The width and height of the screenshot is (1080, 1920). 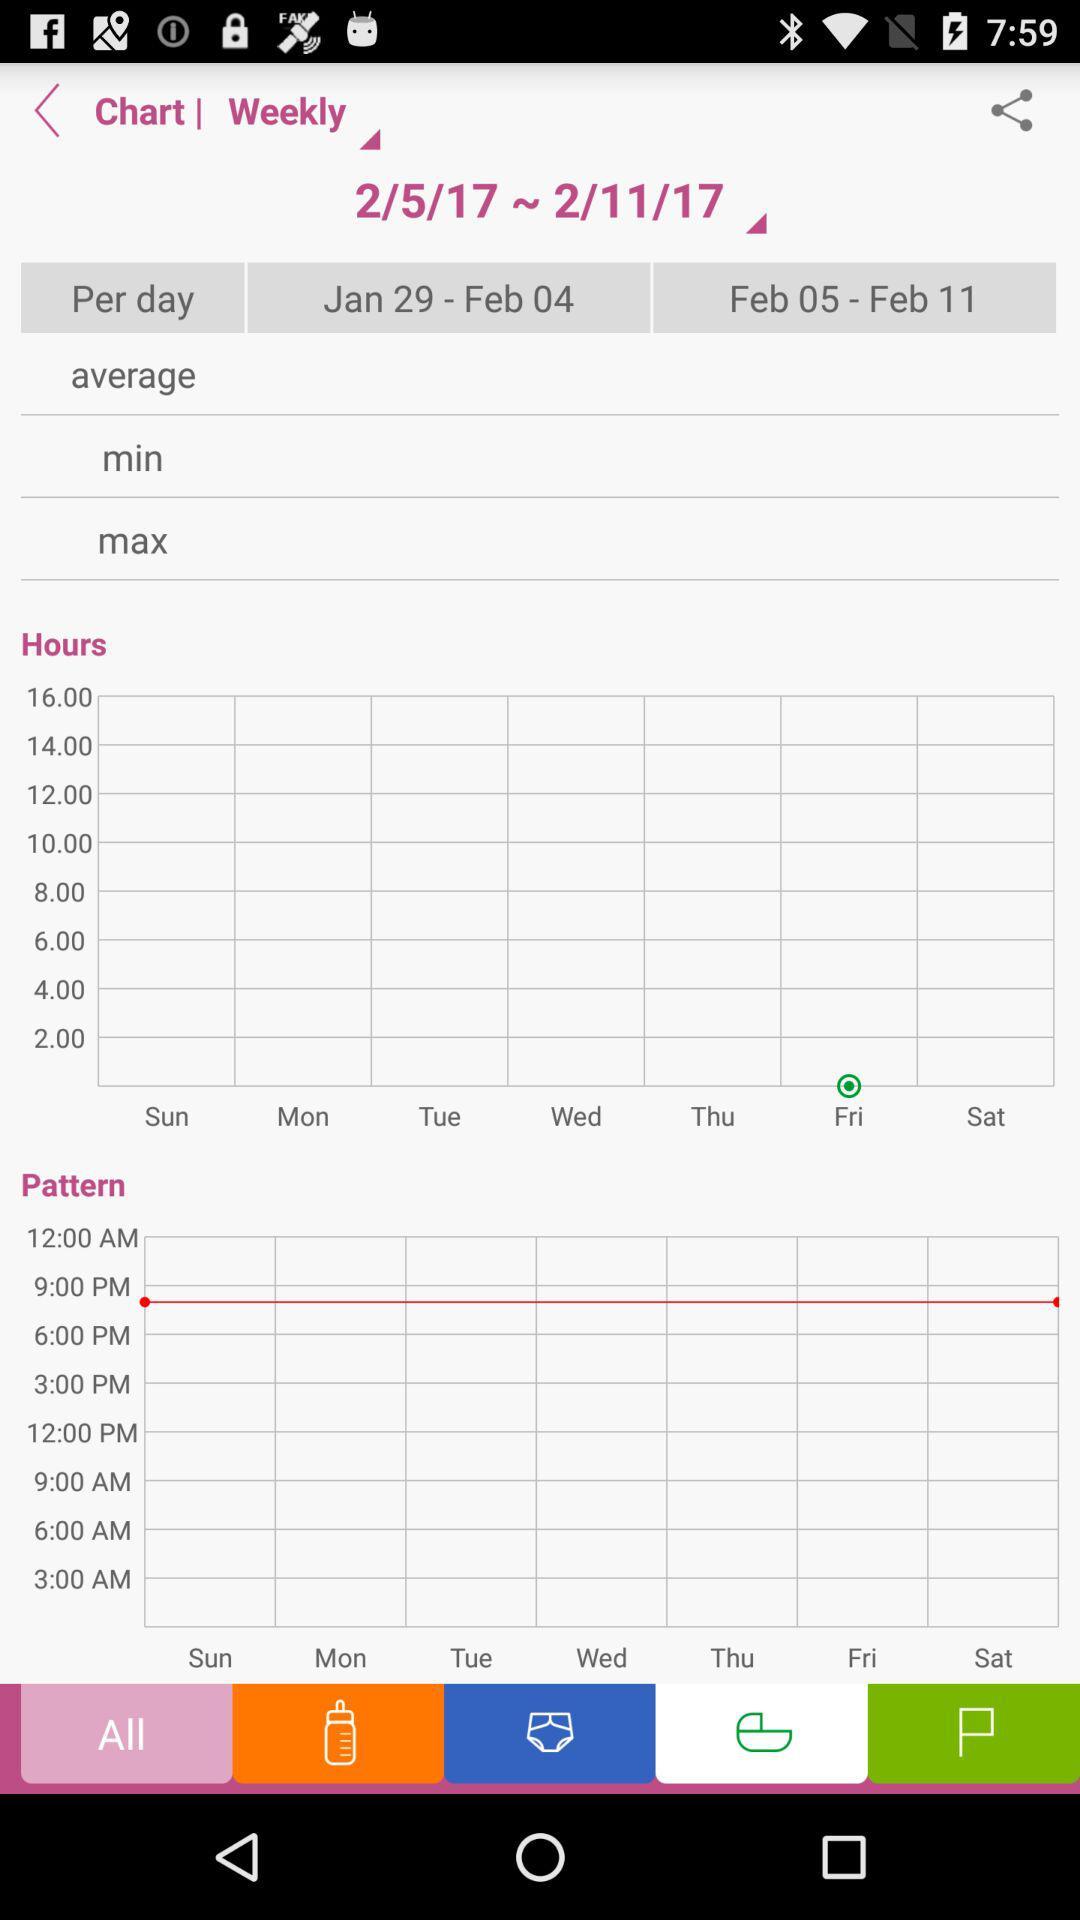 What do you see at coordinates (1022, 117) in the screenshot?
I see `the share icon` at bounding box center [1022, 117].